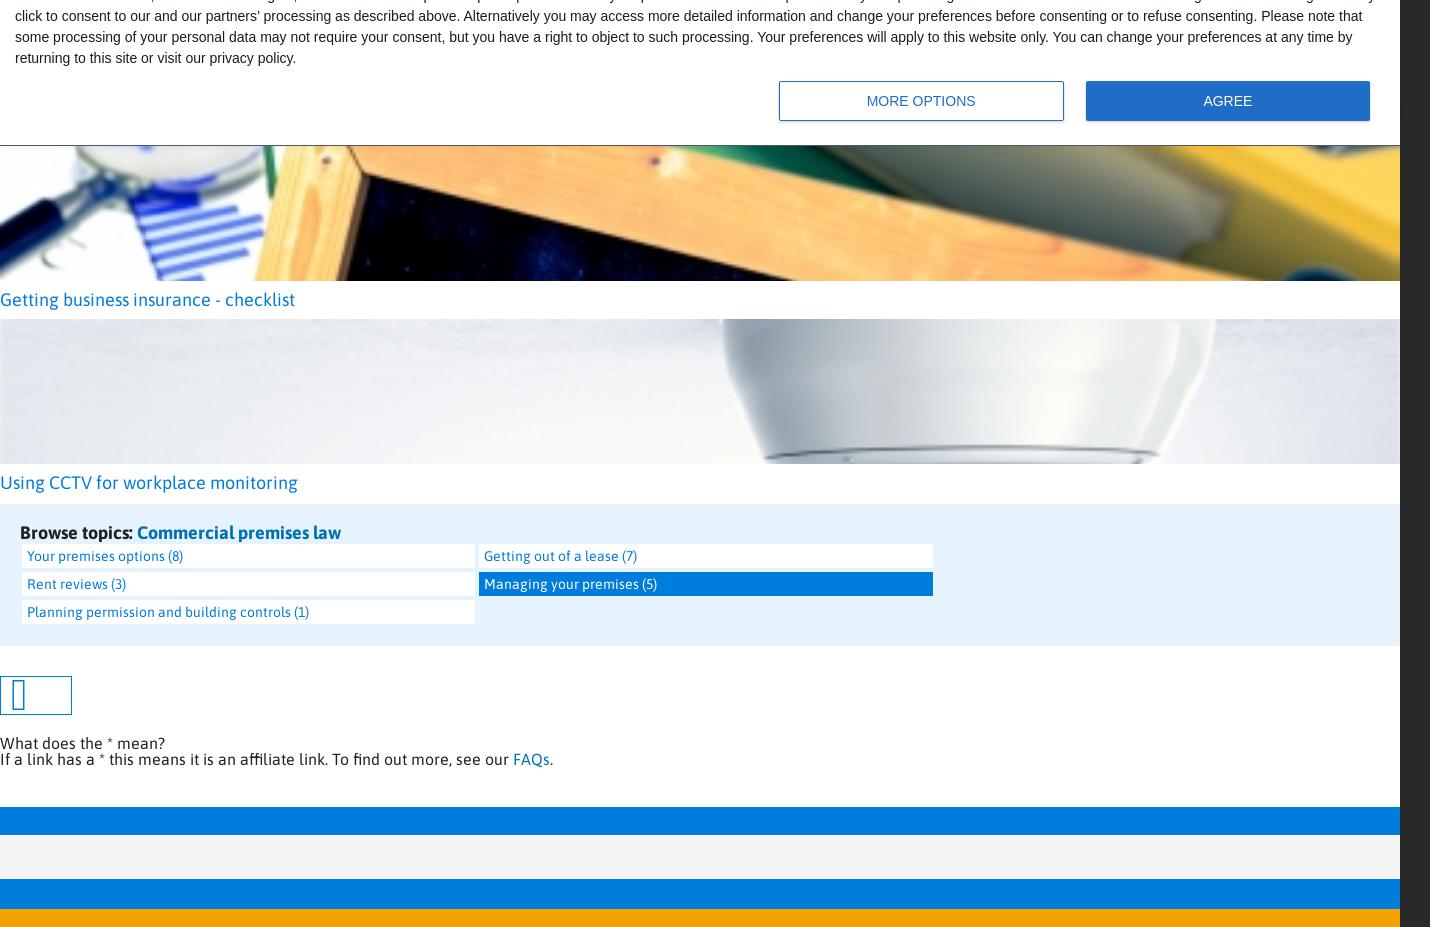  What do you see at coordinates (75, 584) in the screenshot?
I see `'Rent reviews (3)'` at bounding box center [75, 584].